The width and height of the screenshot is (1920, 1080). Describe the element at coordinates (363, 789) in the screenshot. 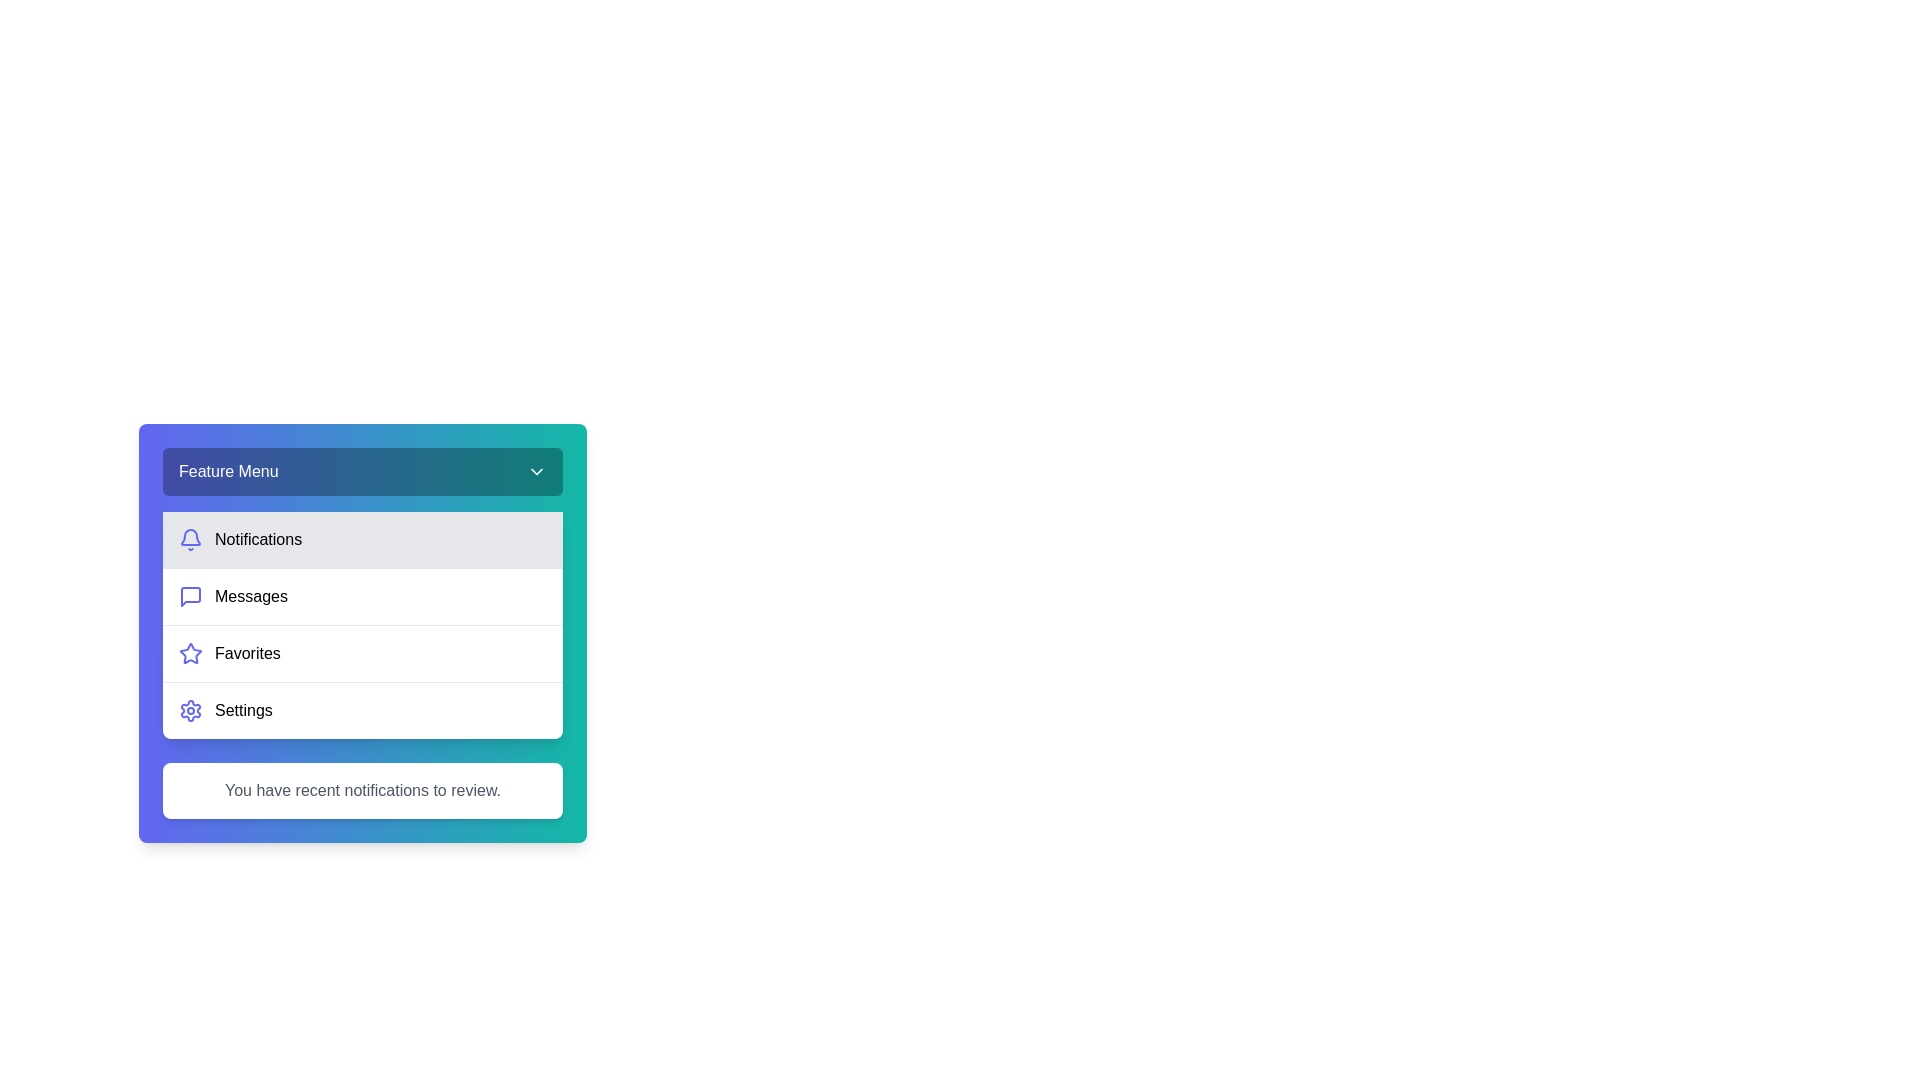

I see `text from the informational message box that displays 'You have recent notifications to review.'` at that location.